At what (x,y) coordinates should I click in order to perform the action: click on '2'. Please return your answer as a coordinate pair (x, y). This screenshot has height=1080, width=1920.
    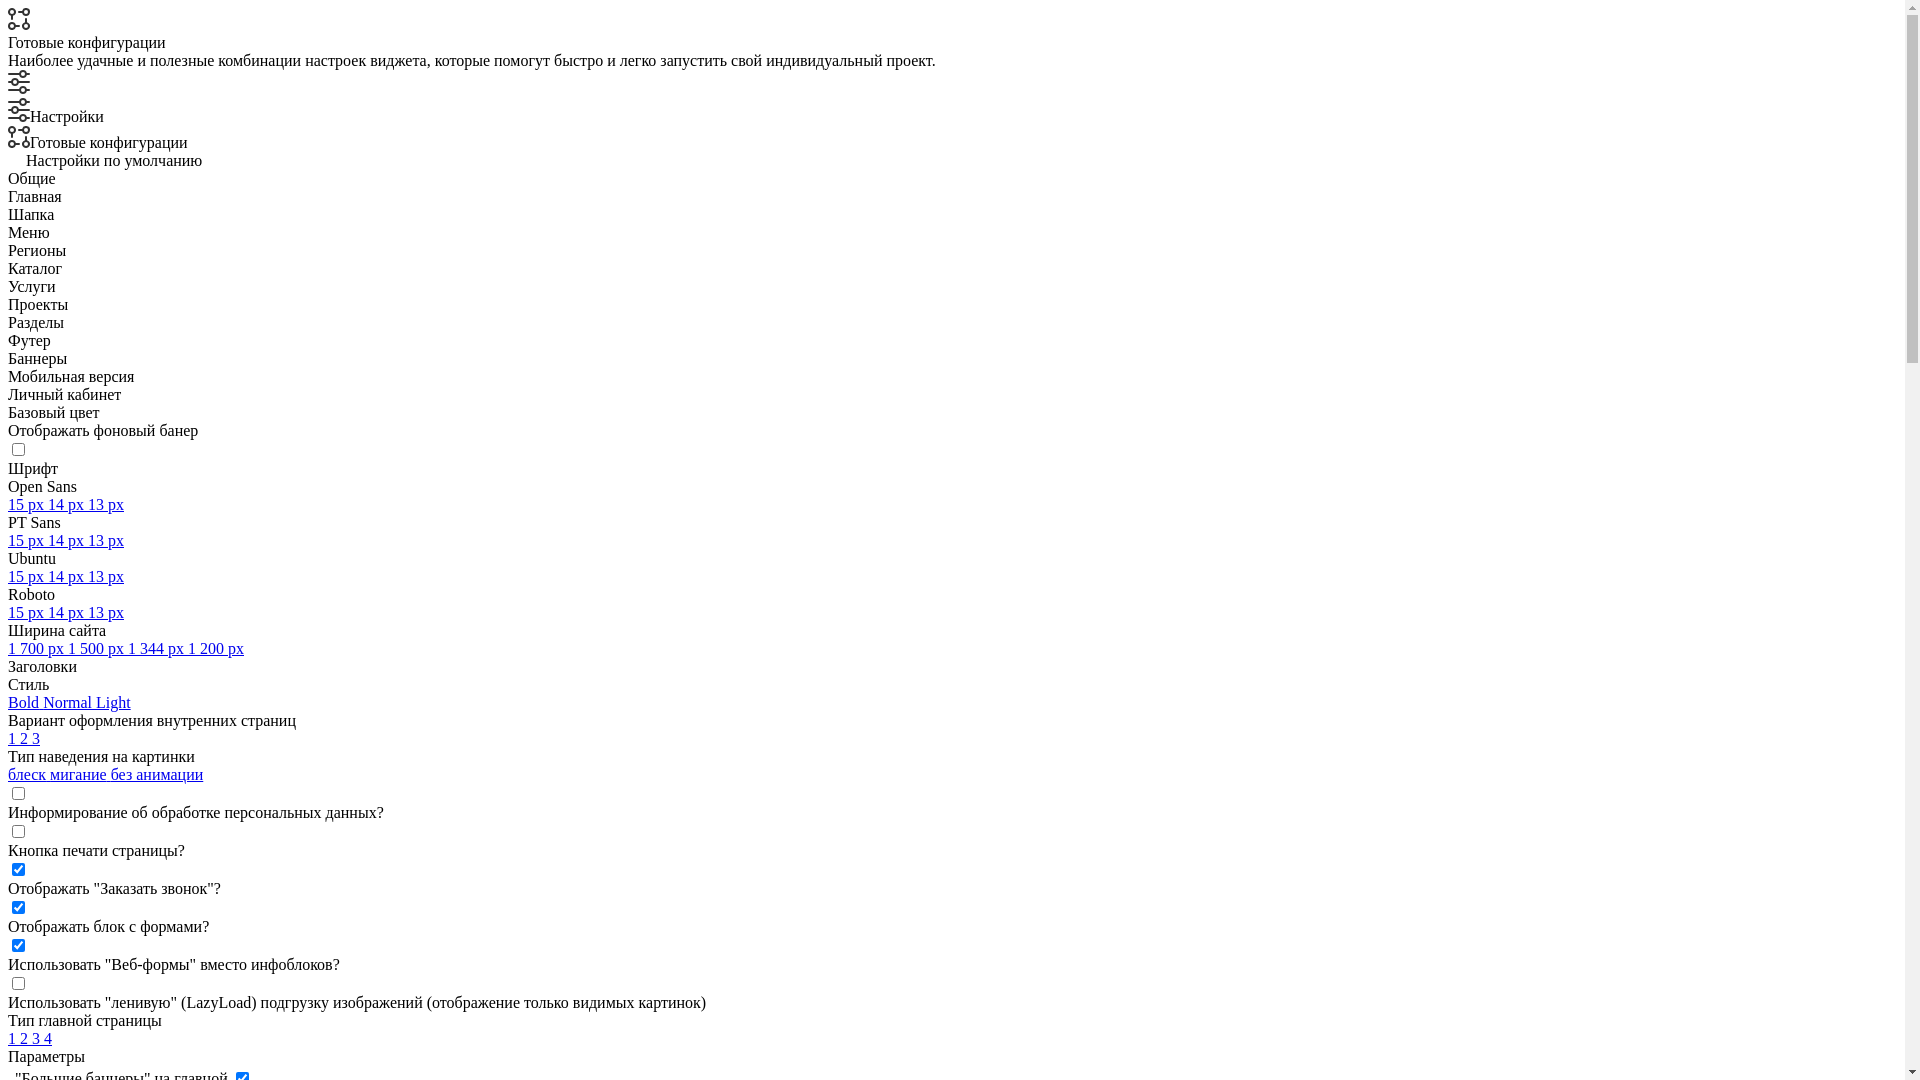
    Looking at the image, I should click on (25, 738).